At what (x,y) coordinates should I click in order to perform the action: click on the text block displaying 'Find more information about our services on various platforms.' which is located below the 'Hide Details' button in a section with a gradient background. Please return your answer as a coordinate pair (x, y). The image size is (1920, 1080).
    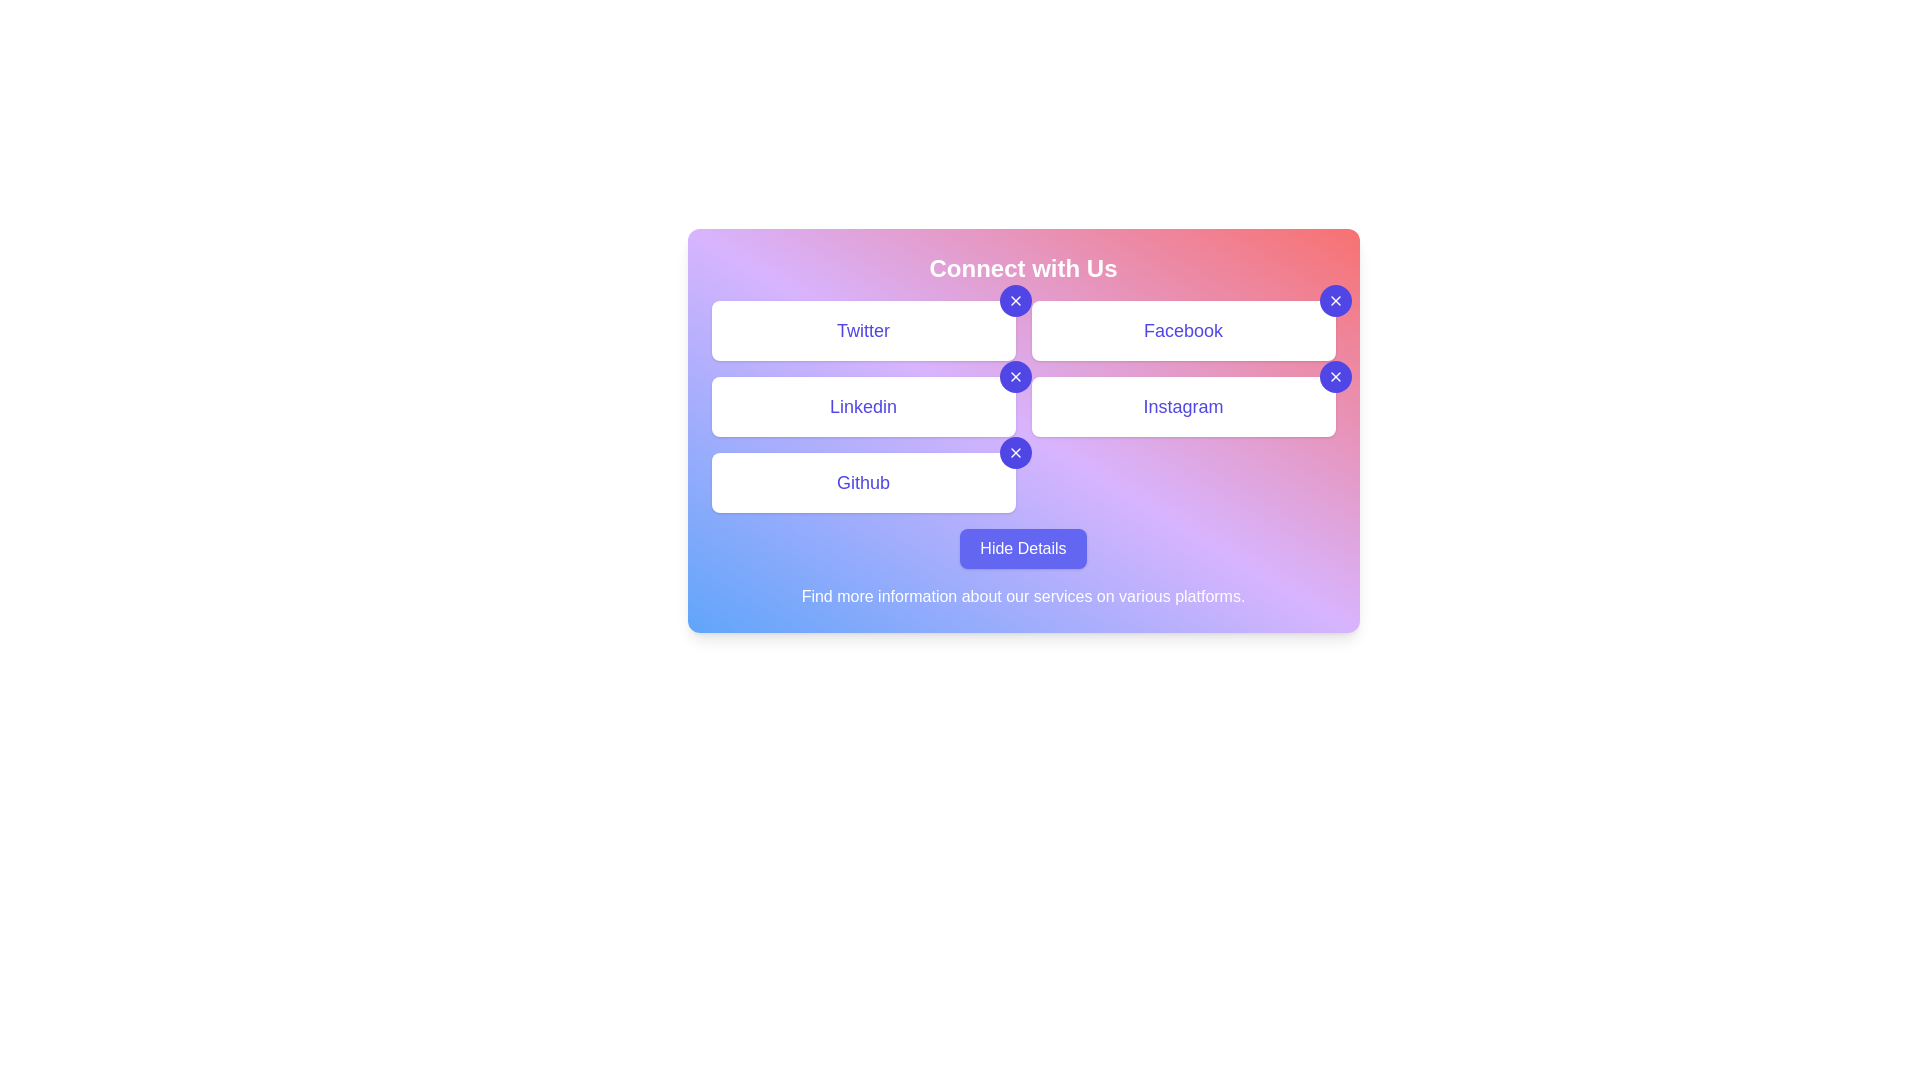
    Looking at the image, I should click on (1023, 596).